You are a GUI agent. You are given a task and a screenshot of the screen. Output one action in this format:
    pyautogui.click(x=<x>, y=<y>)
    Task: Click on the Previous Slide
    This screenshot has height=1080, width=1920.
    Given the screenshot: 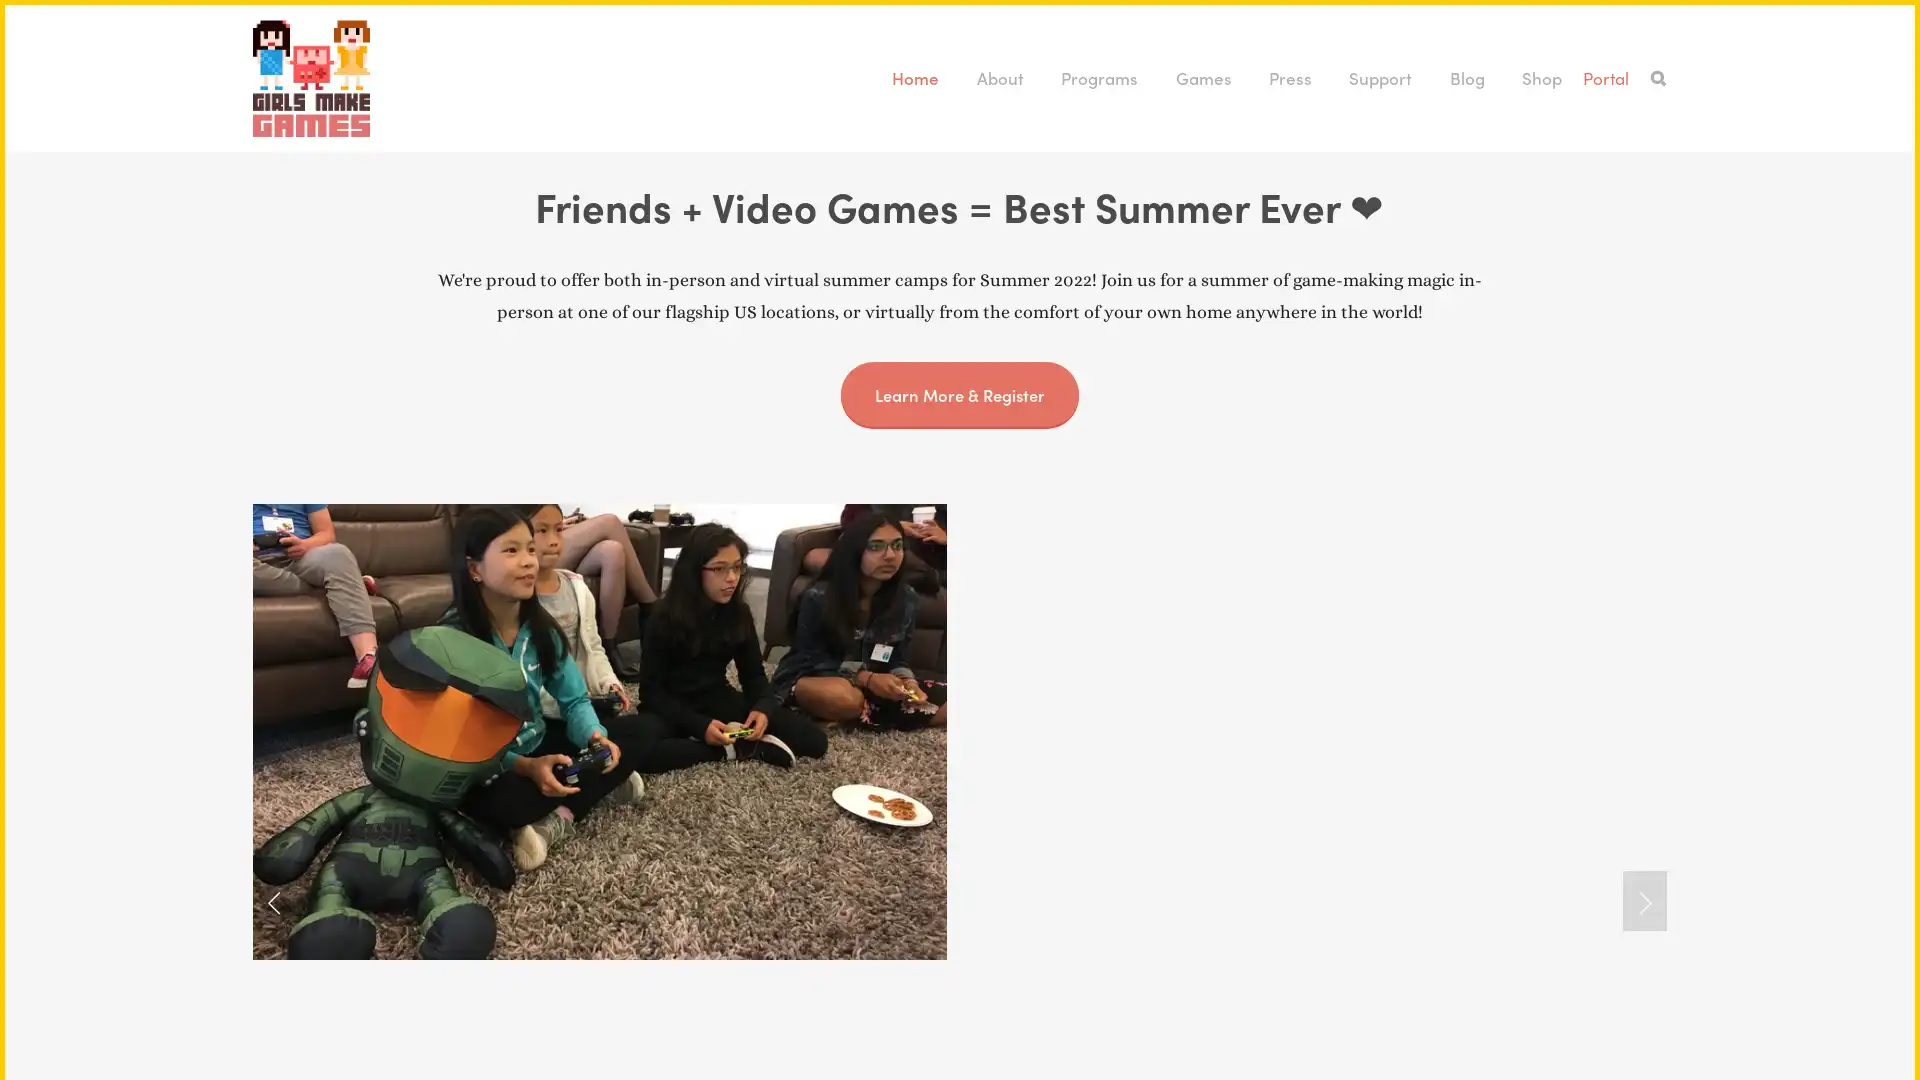 What is the action you would take?
    pyautogui.click(x=273, y=901)
    